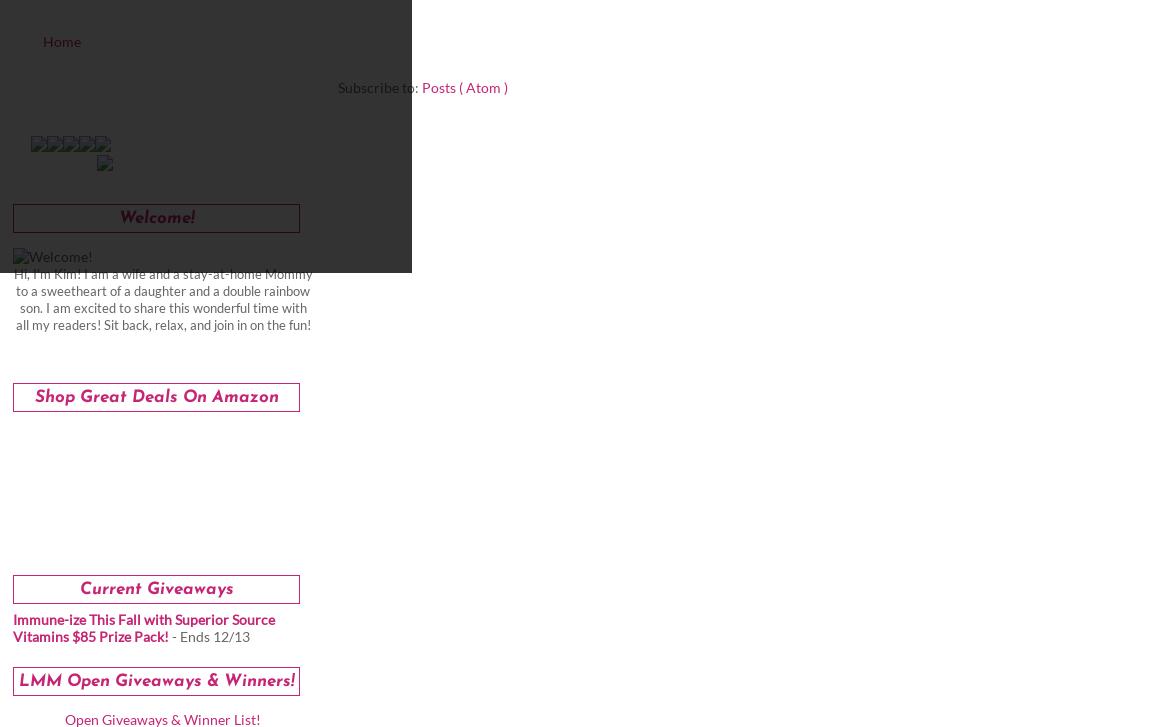 Image resolution: width=1168 pixels, height=727 pixels. Describe the element at coordinates (156, 218) in the screenshot. I see `'Welcome!'` at that location.